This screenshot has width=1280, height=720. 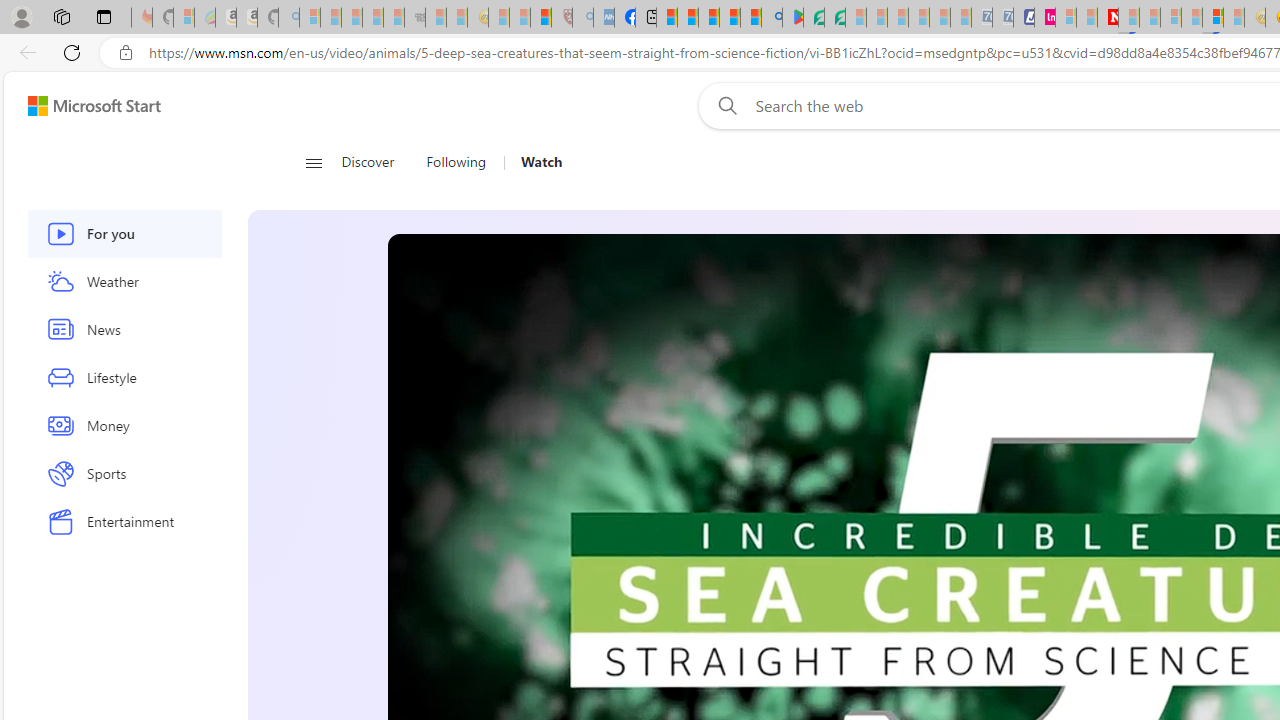 I want to click on 'google - Search', so click(x=770, y=17).